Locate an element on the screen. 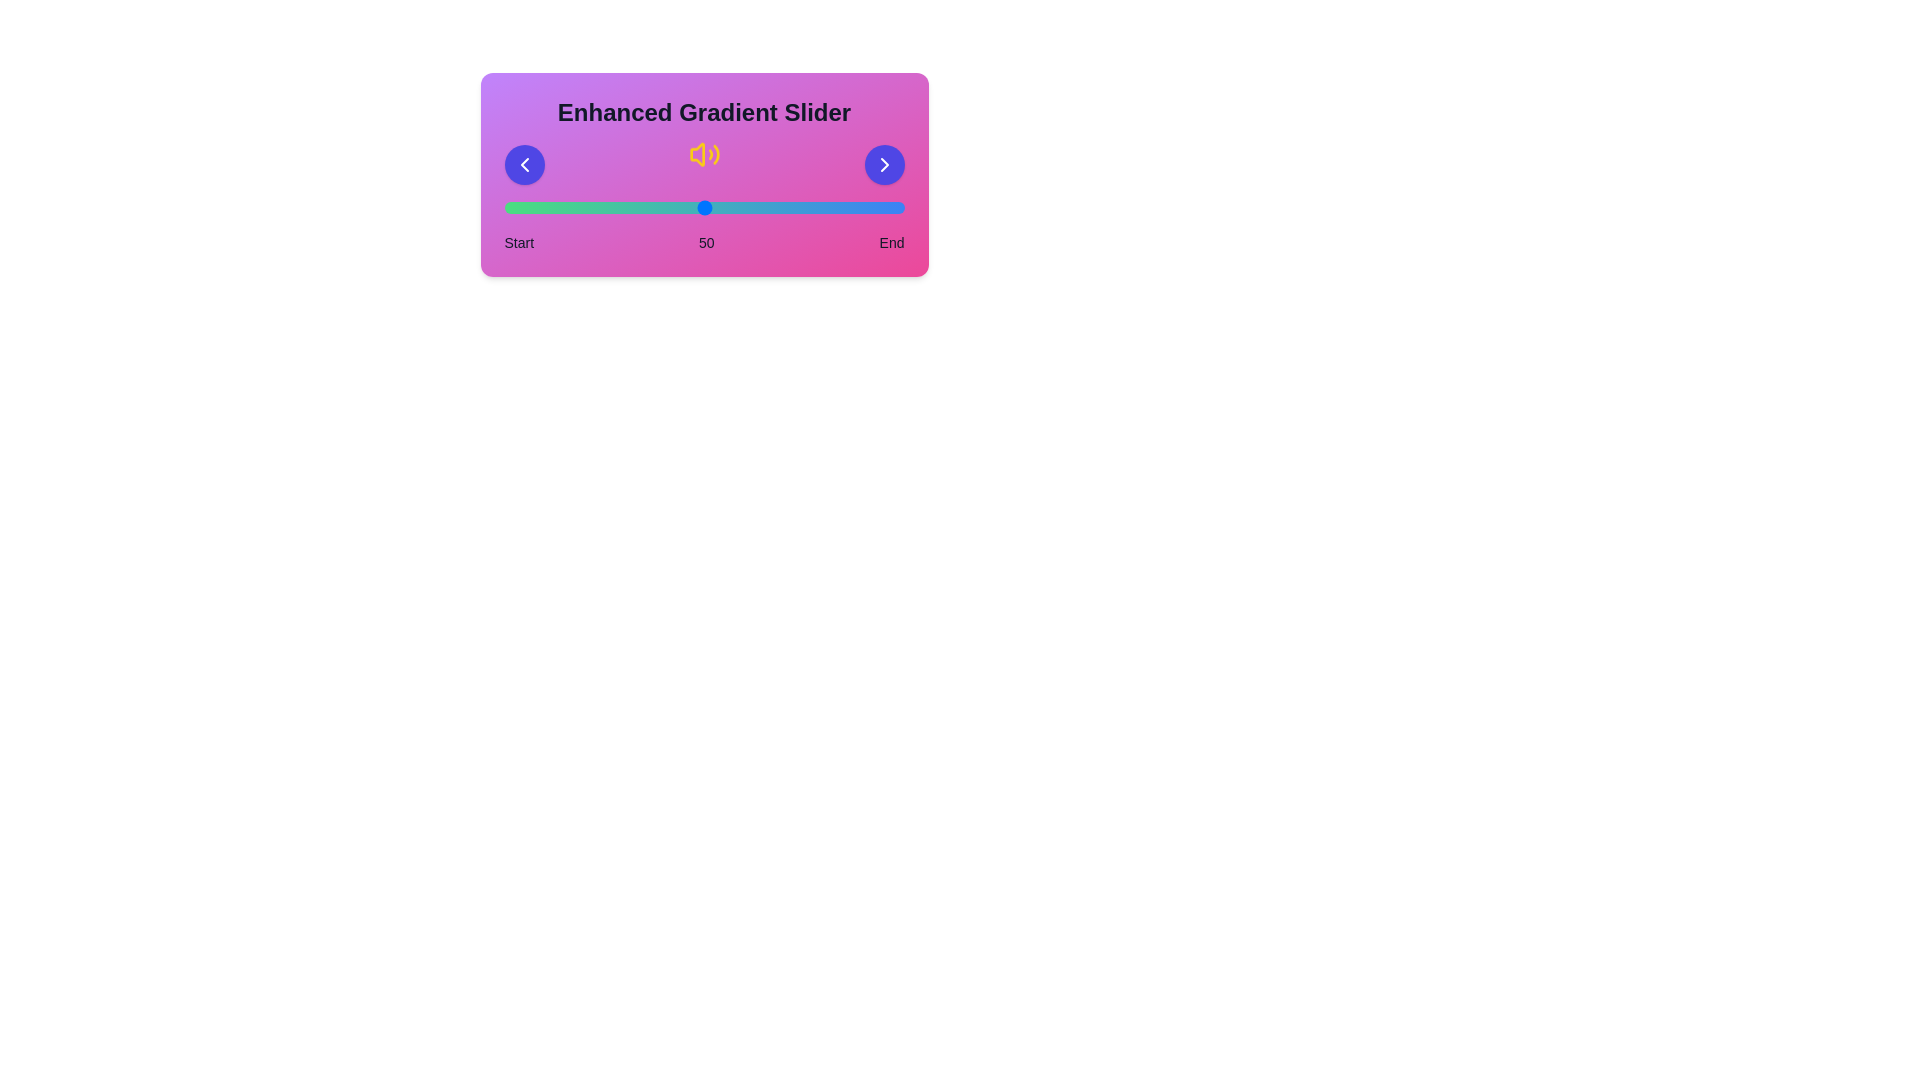 Image resolution: width=1920 pixels, height=1080 pixels. the slider to the value 71 is located at coordinates (787, 208).